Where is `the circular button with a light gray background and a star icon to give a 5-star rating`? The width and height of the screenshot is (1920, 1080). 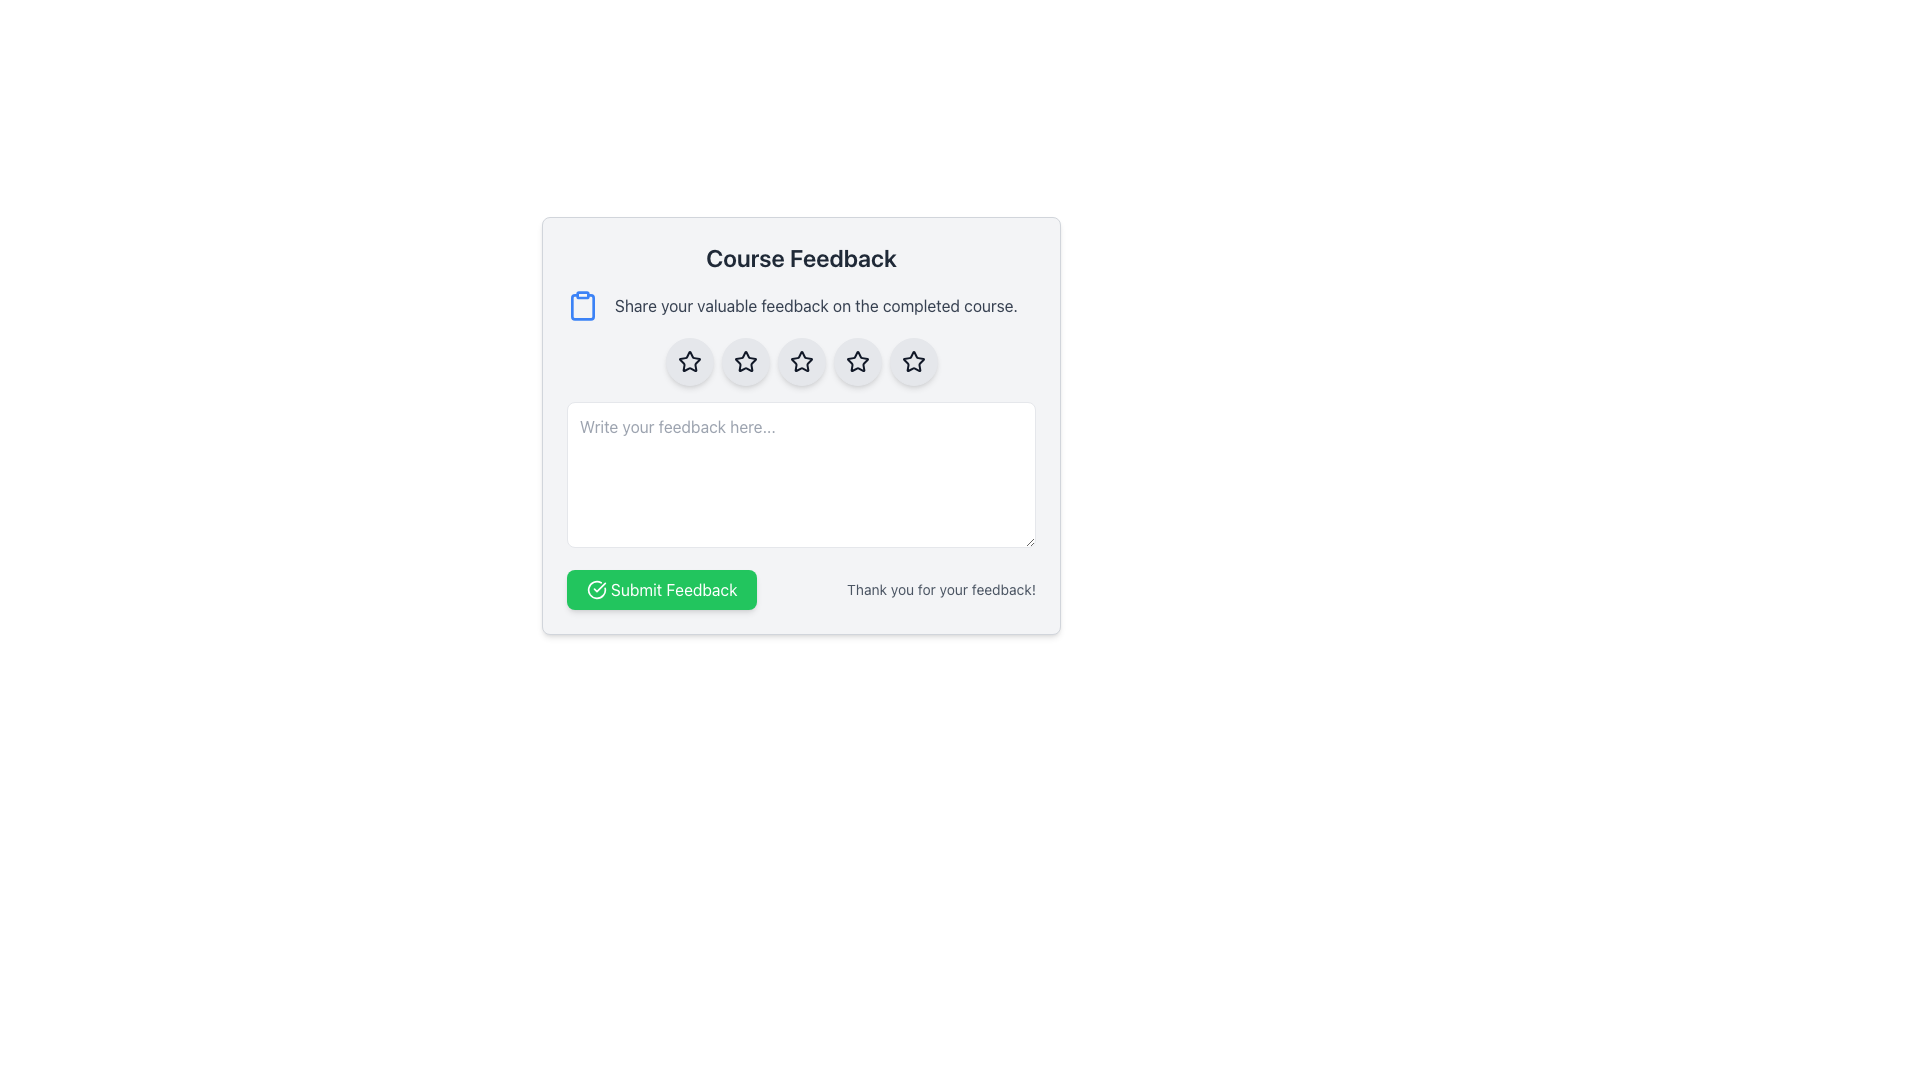
the circular button with a light gray background and a star icon to give a 5-star rating is located at coordinates (912, 362).